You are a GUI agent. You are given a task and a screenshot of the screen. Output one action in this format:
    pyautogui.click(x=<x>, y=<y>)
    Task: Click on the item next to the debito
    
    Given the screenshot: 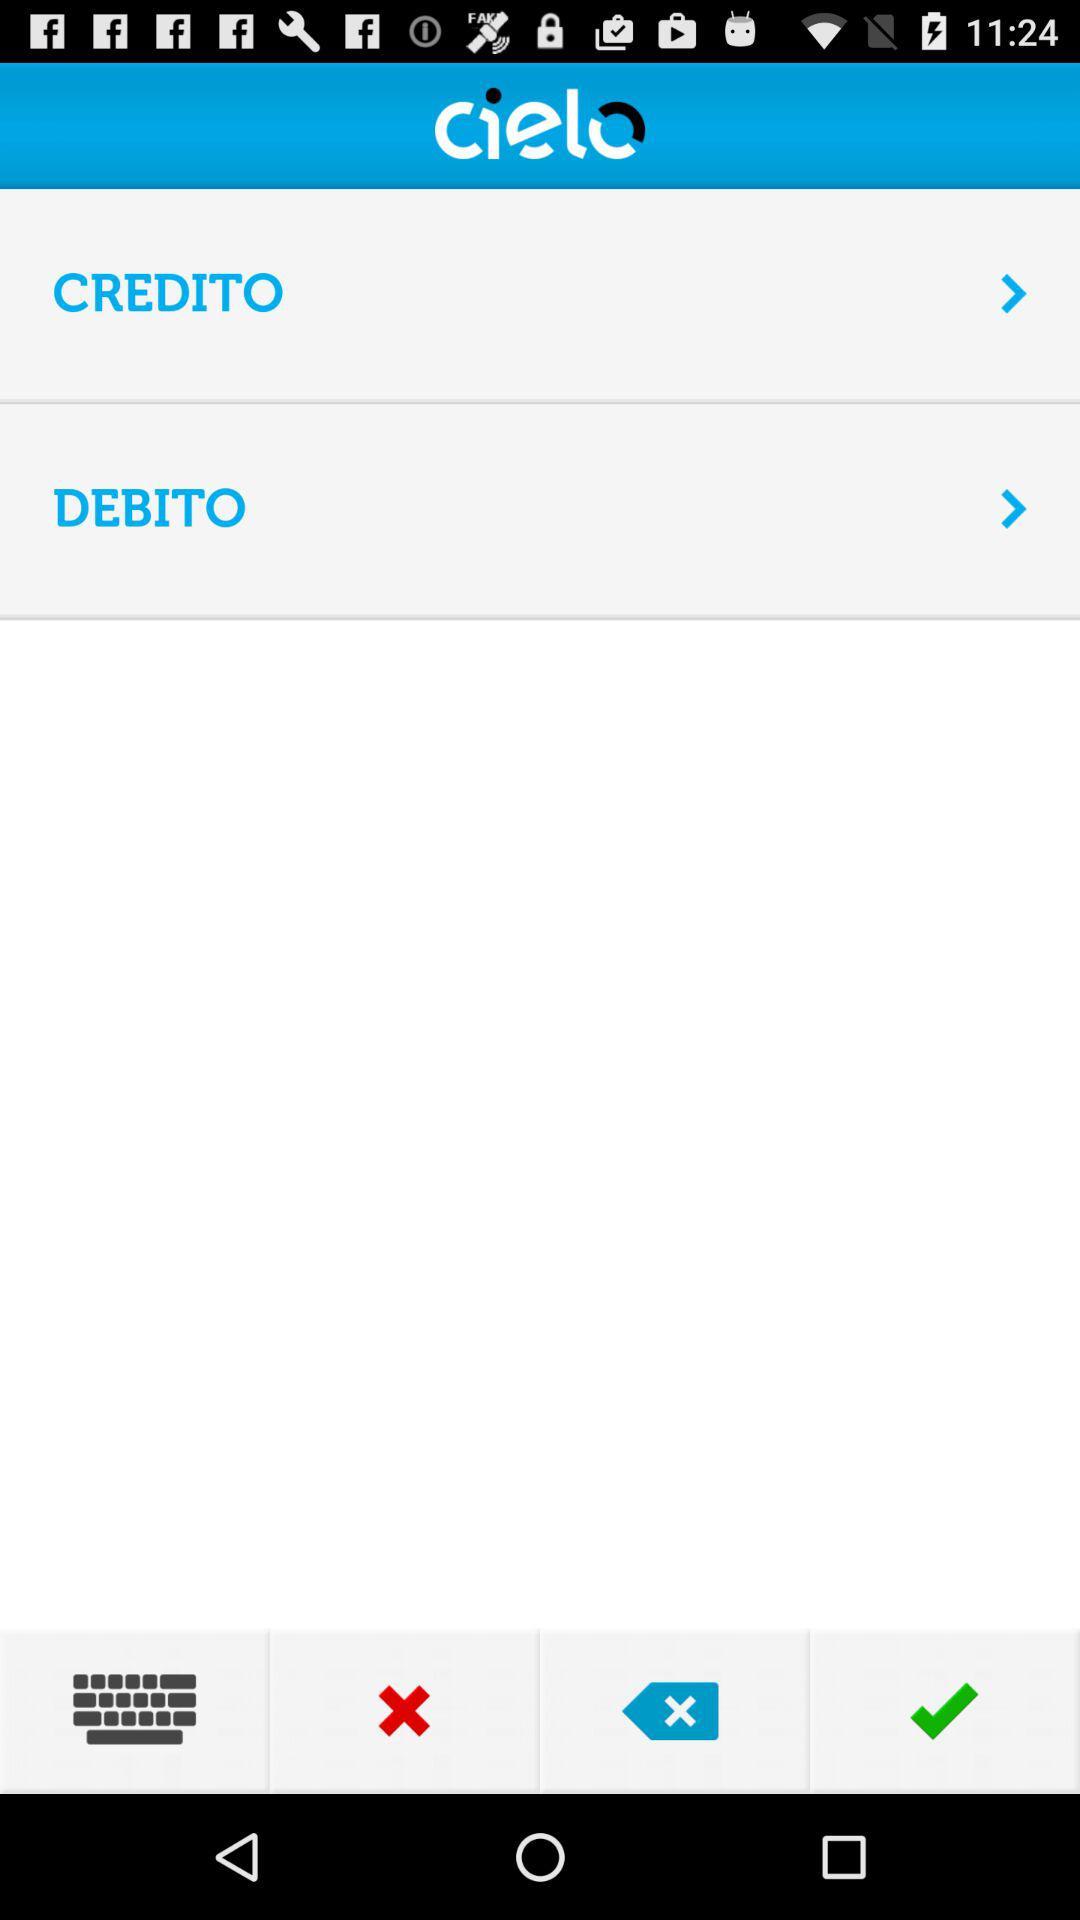 What is the action you would take?
    pyautogui.click(x=1014, y=508)
    